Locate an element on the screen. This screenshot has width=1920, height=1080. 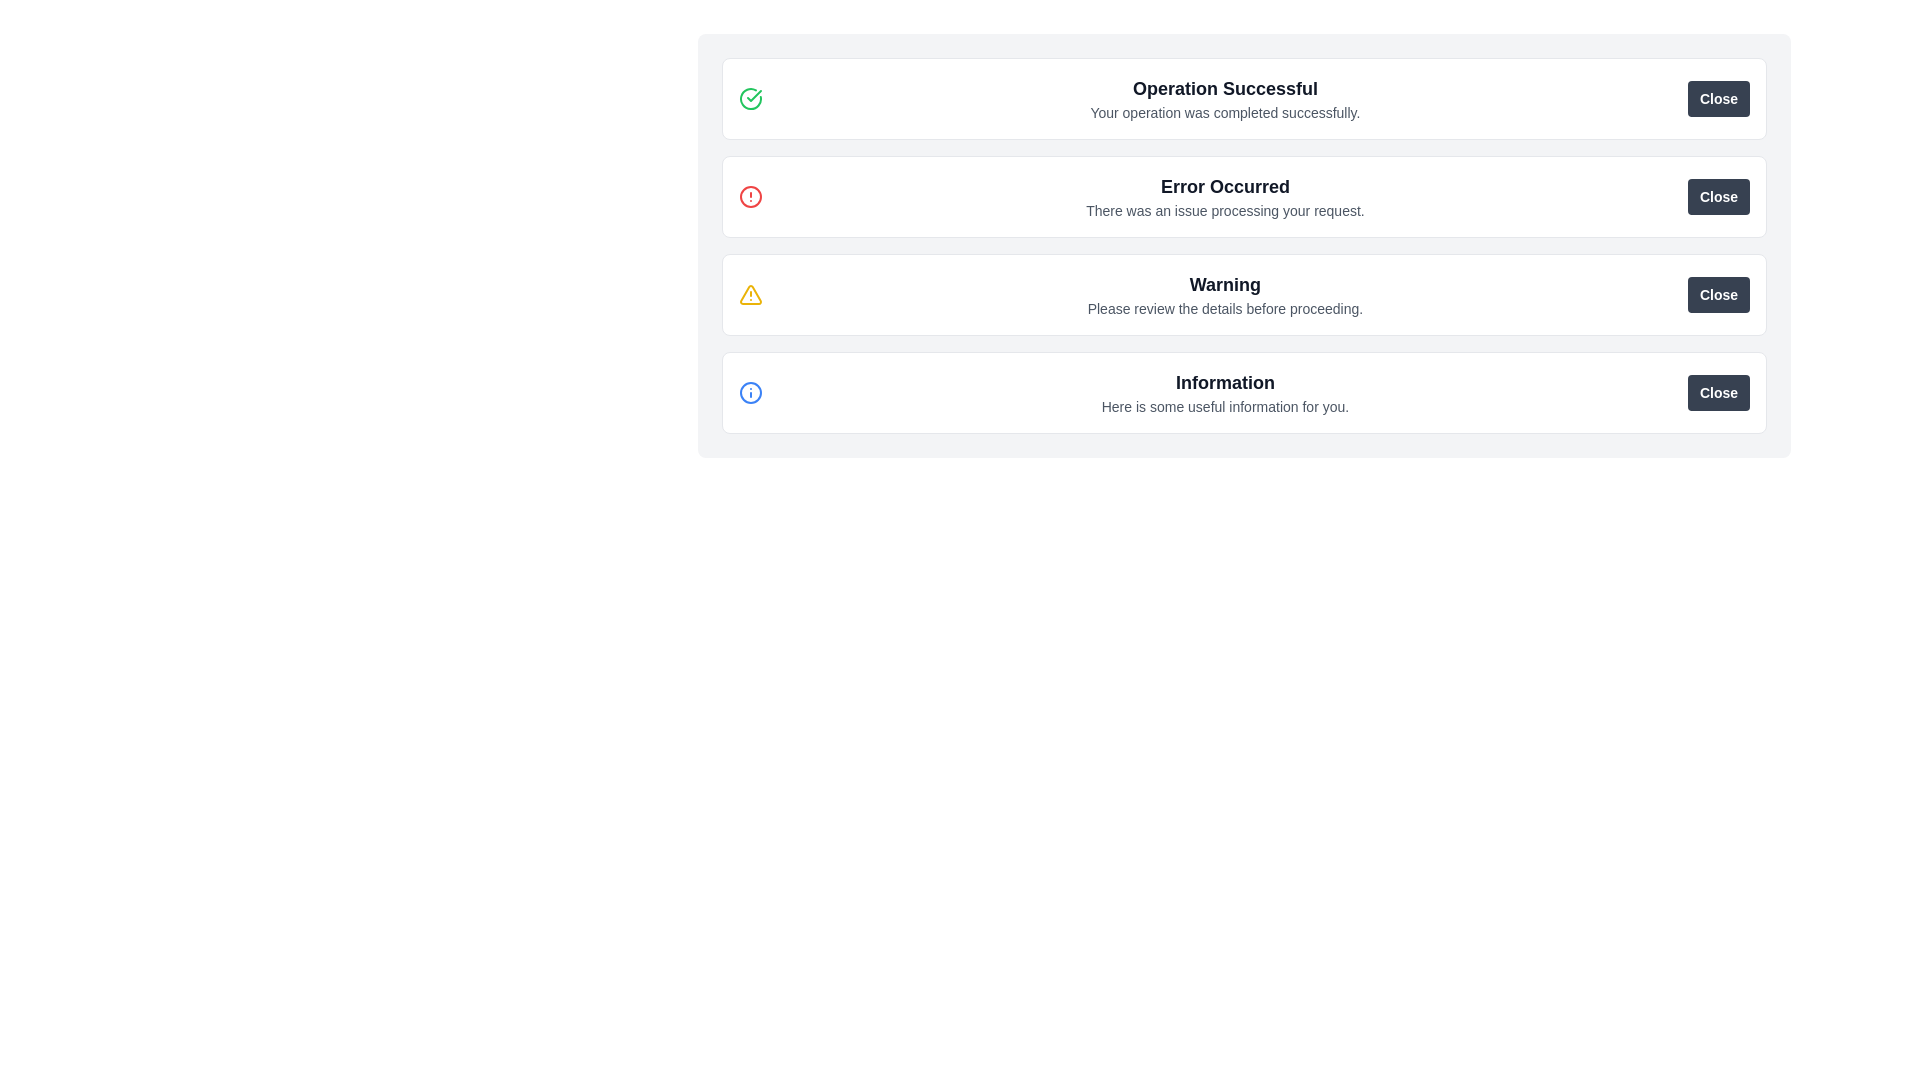
warning text from the Alert Box which displays a bold title 'Warning' and the descriptive text 'Please review the details before proceeding.' is located at coordinates (1243, 294).